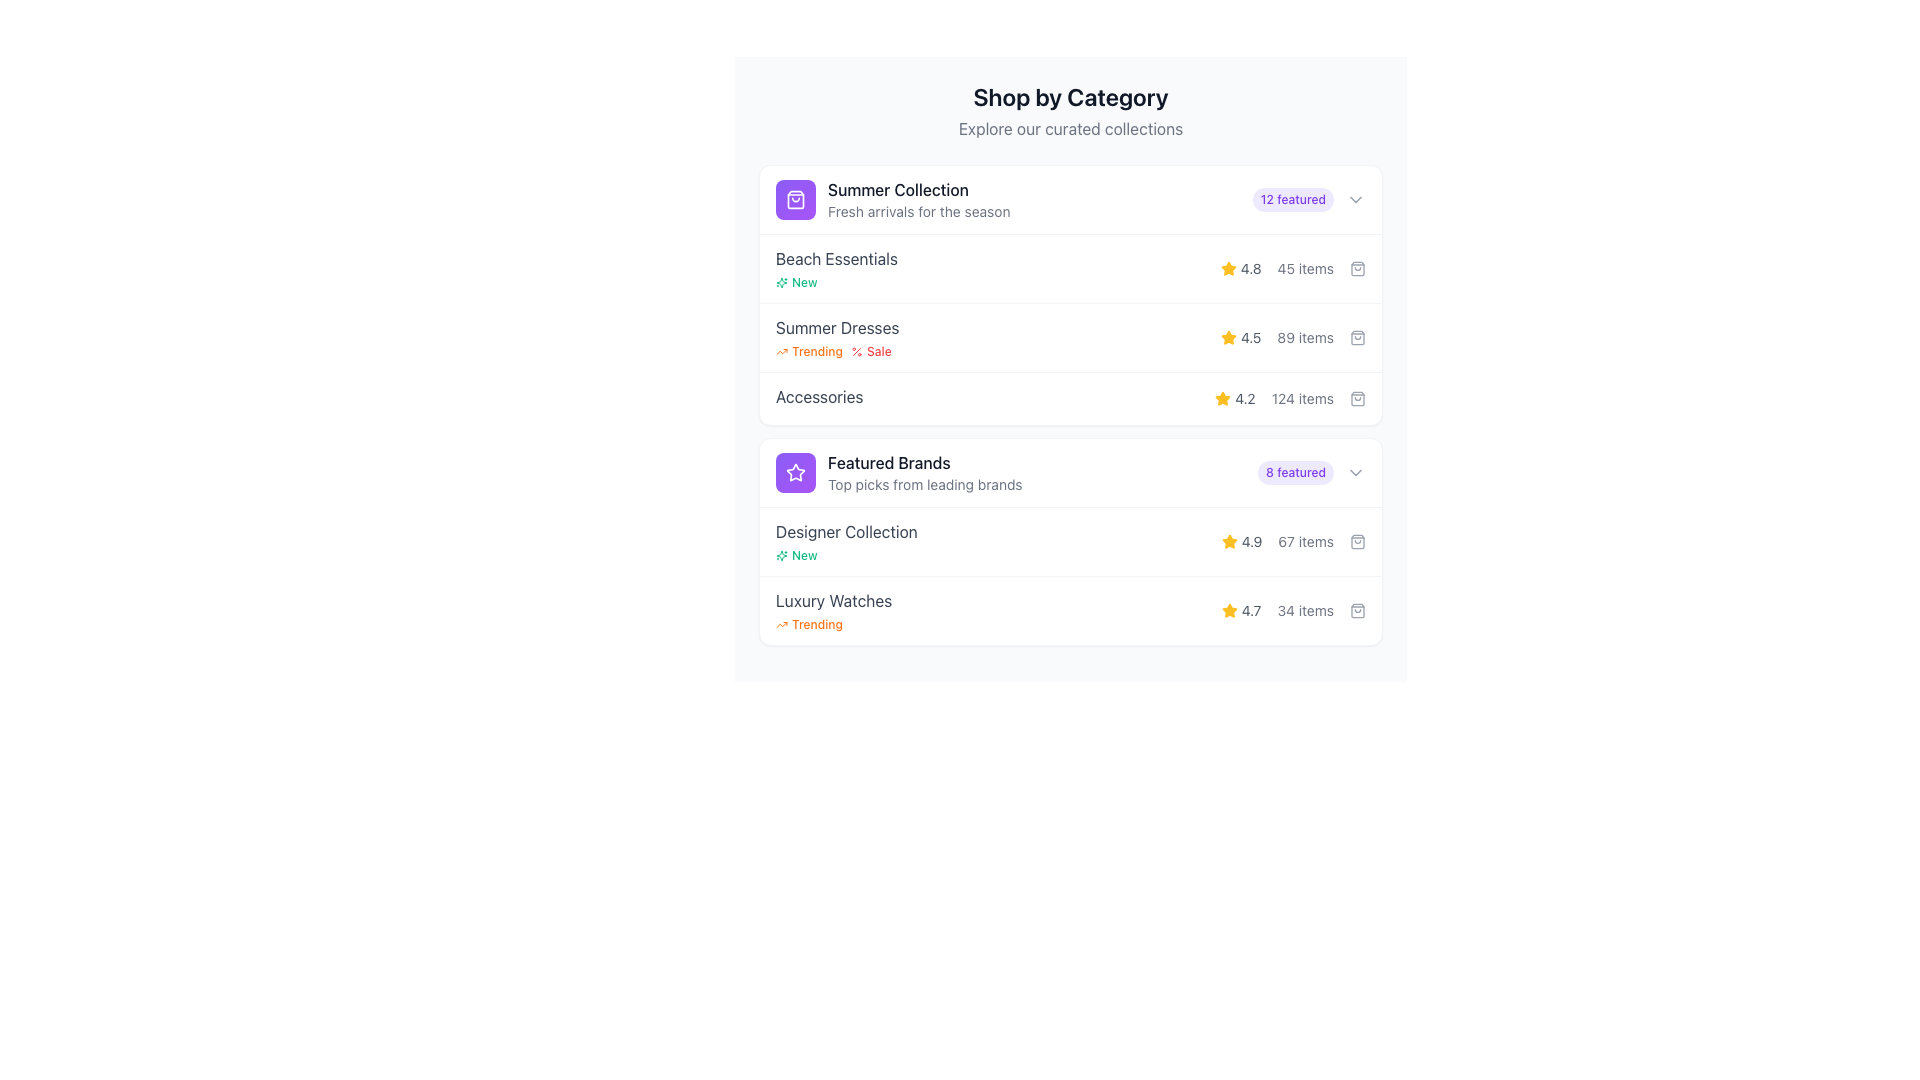 Image resolution: width=1920 pixels, height=1080 pixels. I want to click on the badge indicating a new item or feature associated with the 'Designer Collection', located directly below the 'Designer Collection' title in the 'Featured Brands' section, so click(846, 555).